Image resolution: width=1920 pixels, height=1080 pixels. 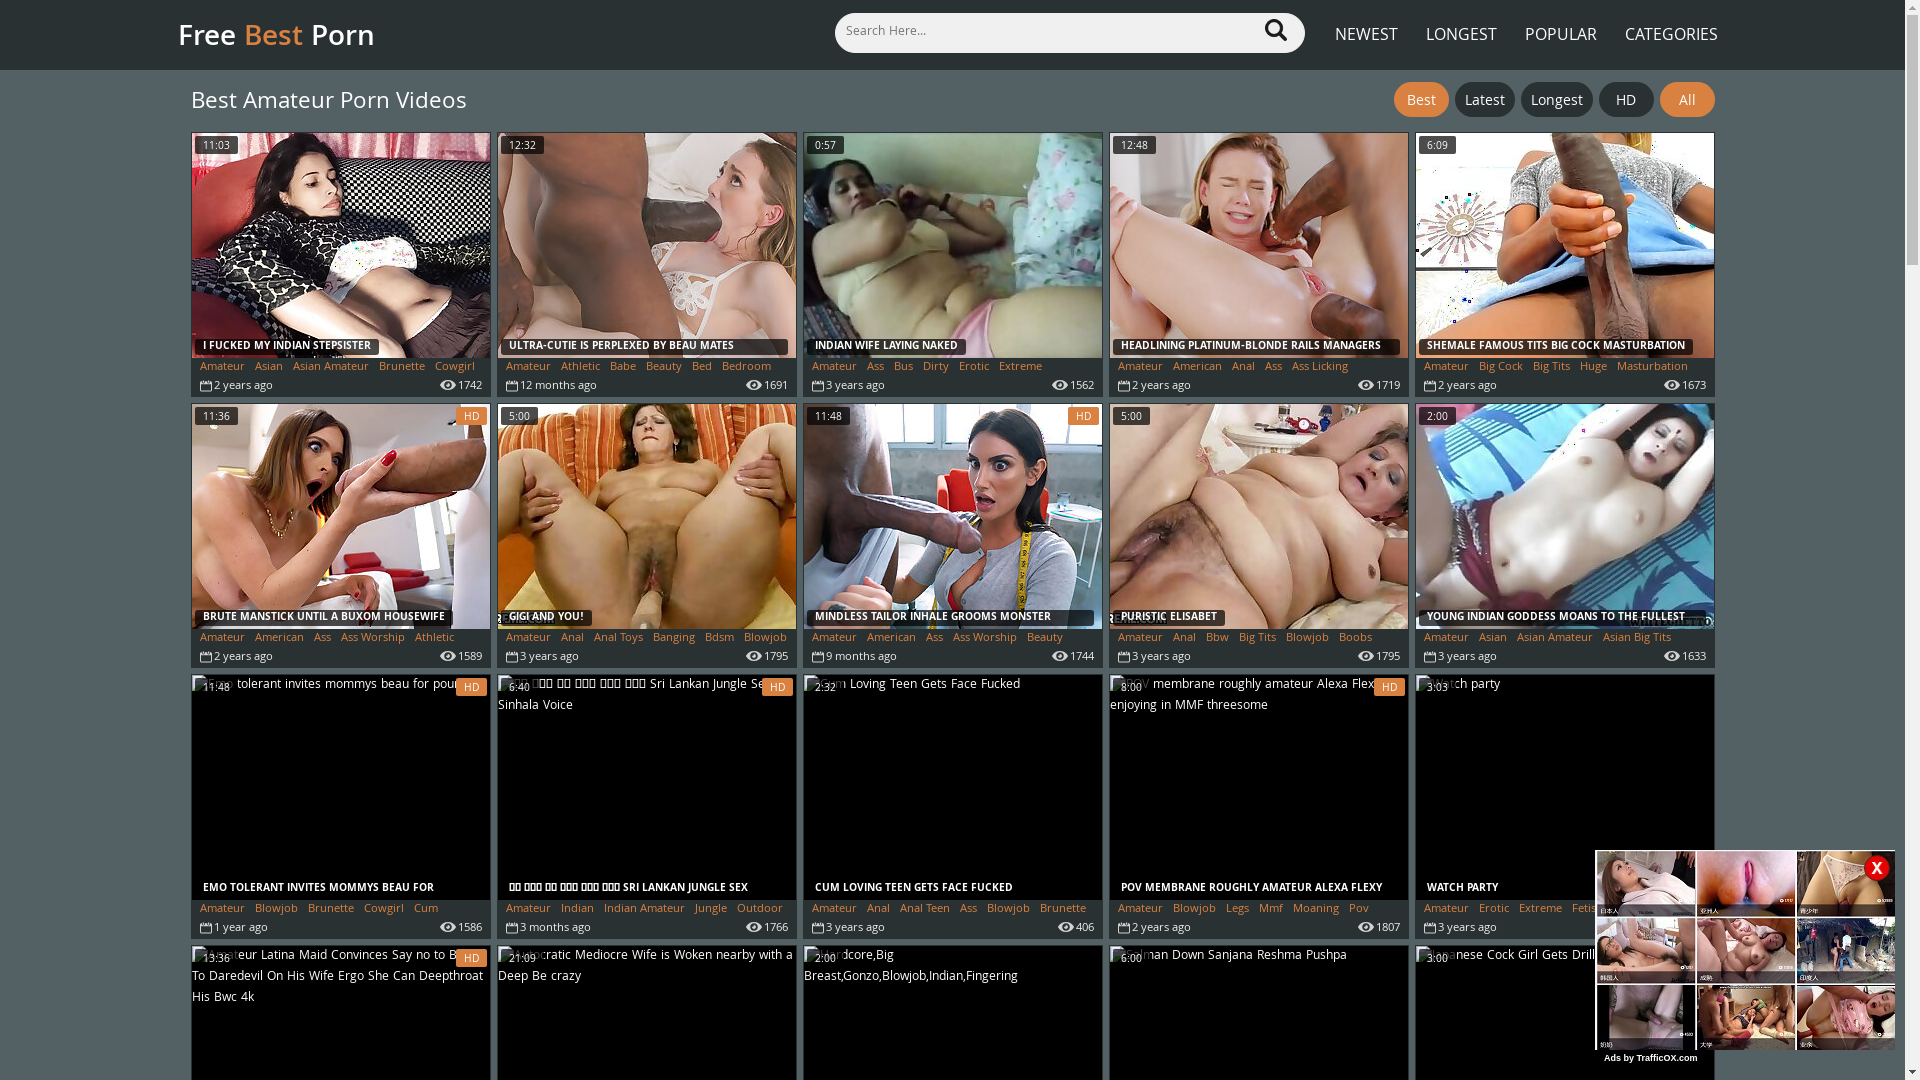 I want to click on 'CUM LOVING TEEN GETS FACE FUCKED', so click(x=952, y=786).